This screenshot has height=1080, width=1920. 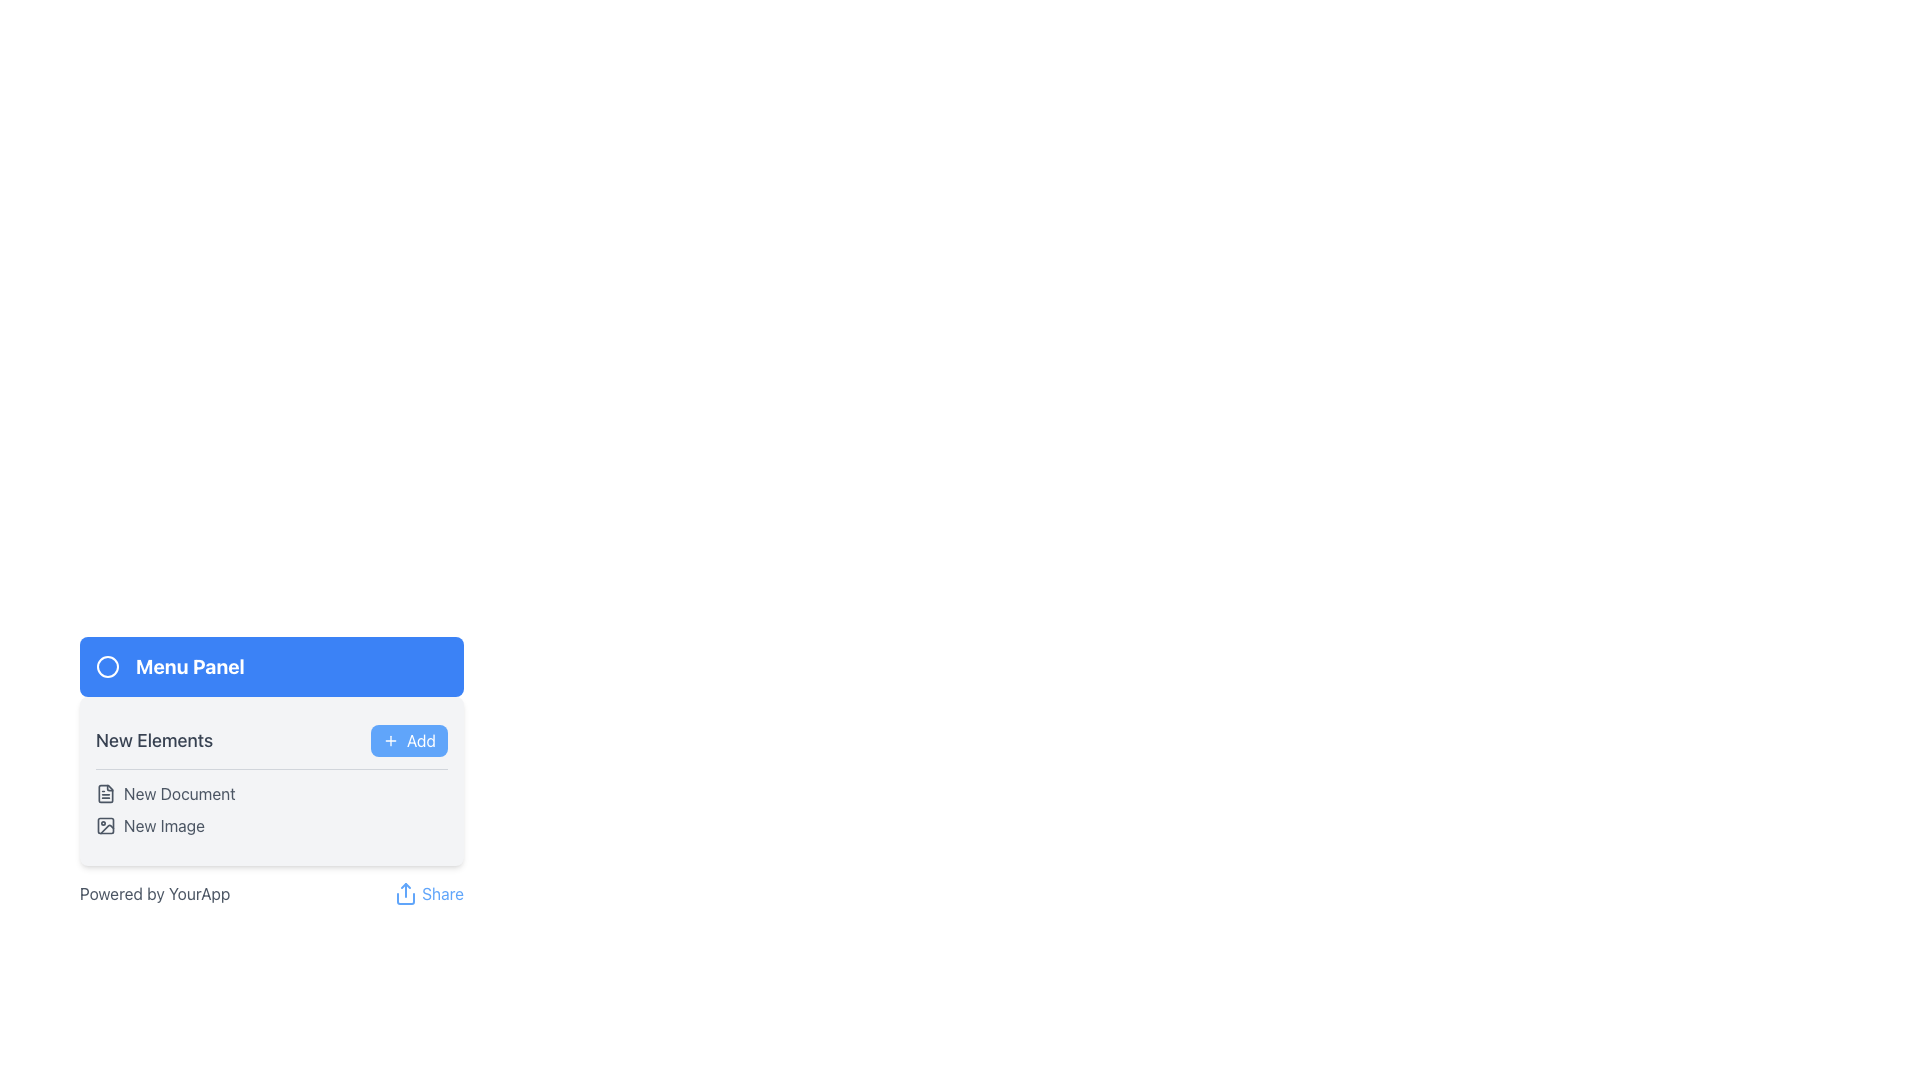 What do you see at coordinates (271, 825) in the screenshot?
I see `the interactive option labeled 'New Image' within the vertical list labeled 'New Elements', positioned below 'New Document'` at bounding box center [271, 825].